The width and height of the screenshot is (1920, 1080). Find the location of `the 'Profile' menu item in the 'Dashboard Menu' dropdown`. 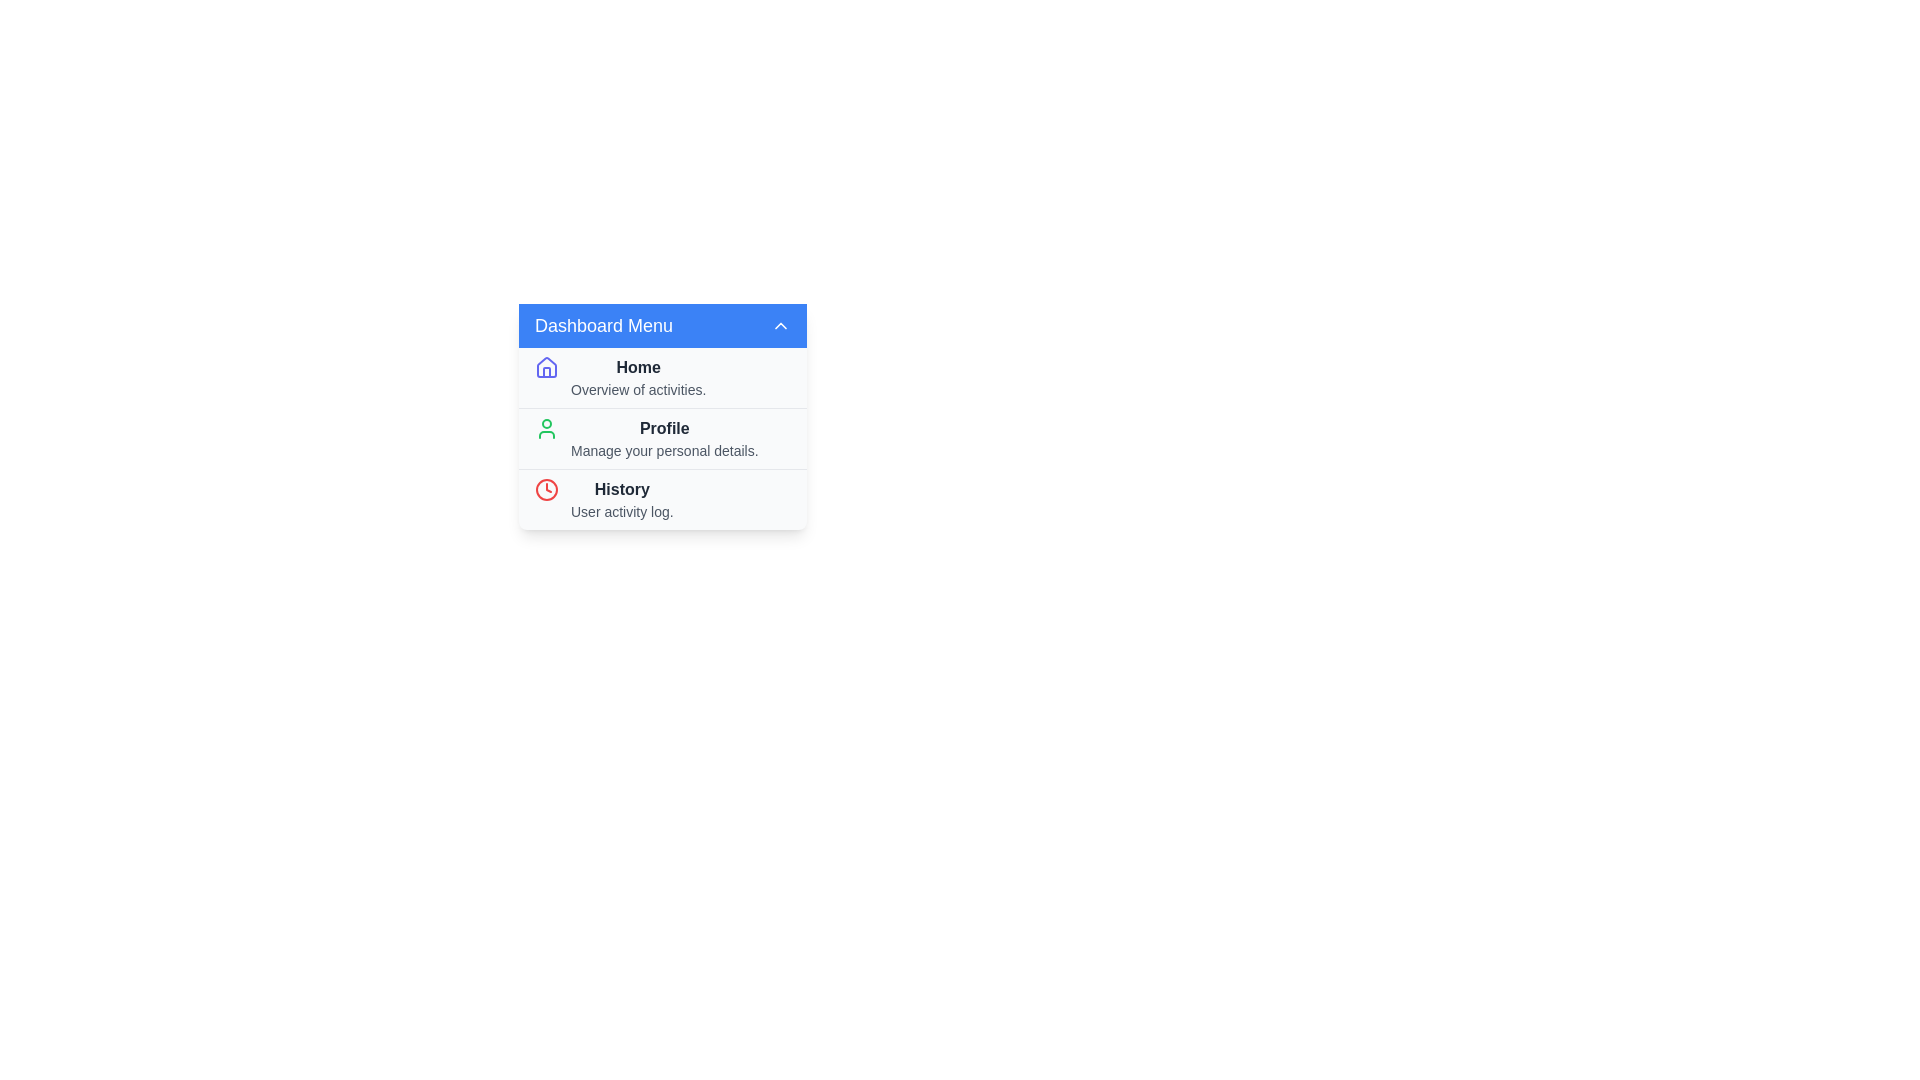

the 'Profile' menu item in the 'Dashboard Menu' dropdown is located at coordinates (662, 438).